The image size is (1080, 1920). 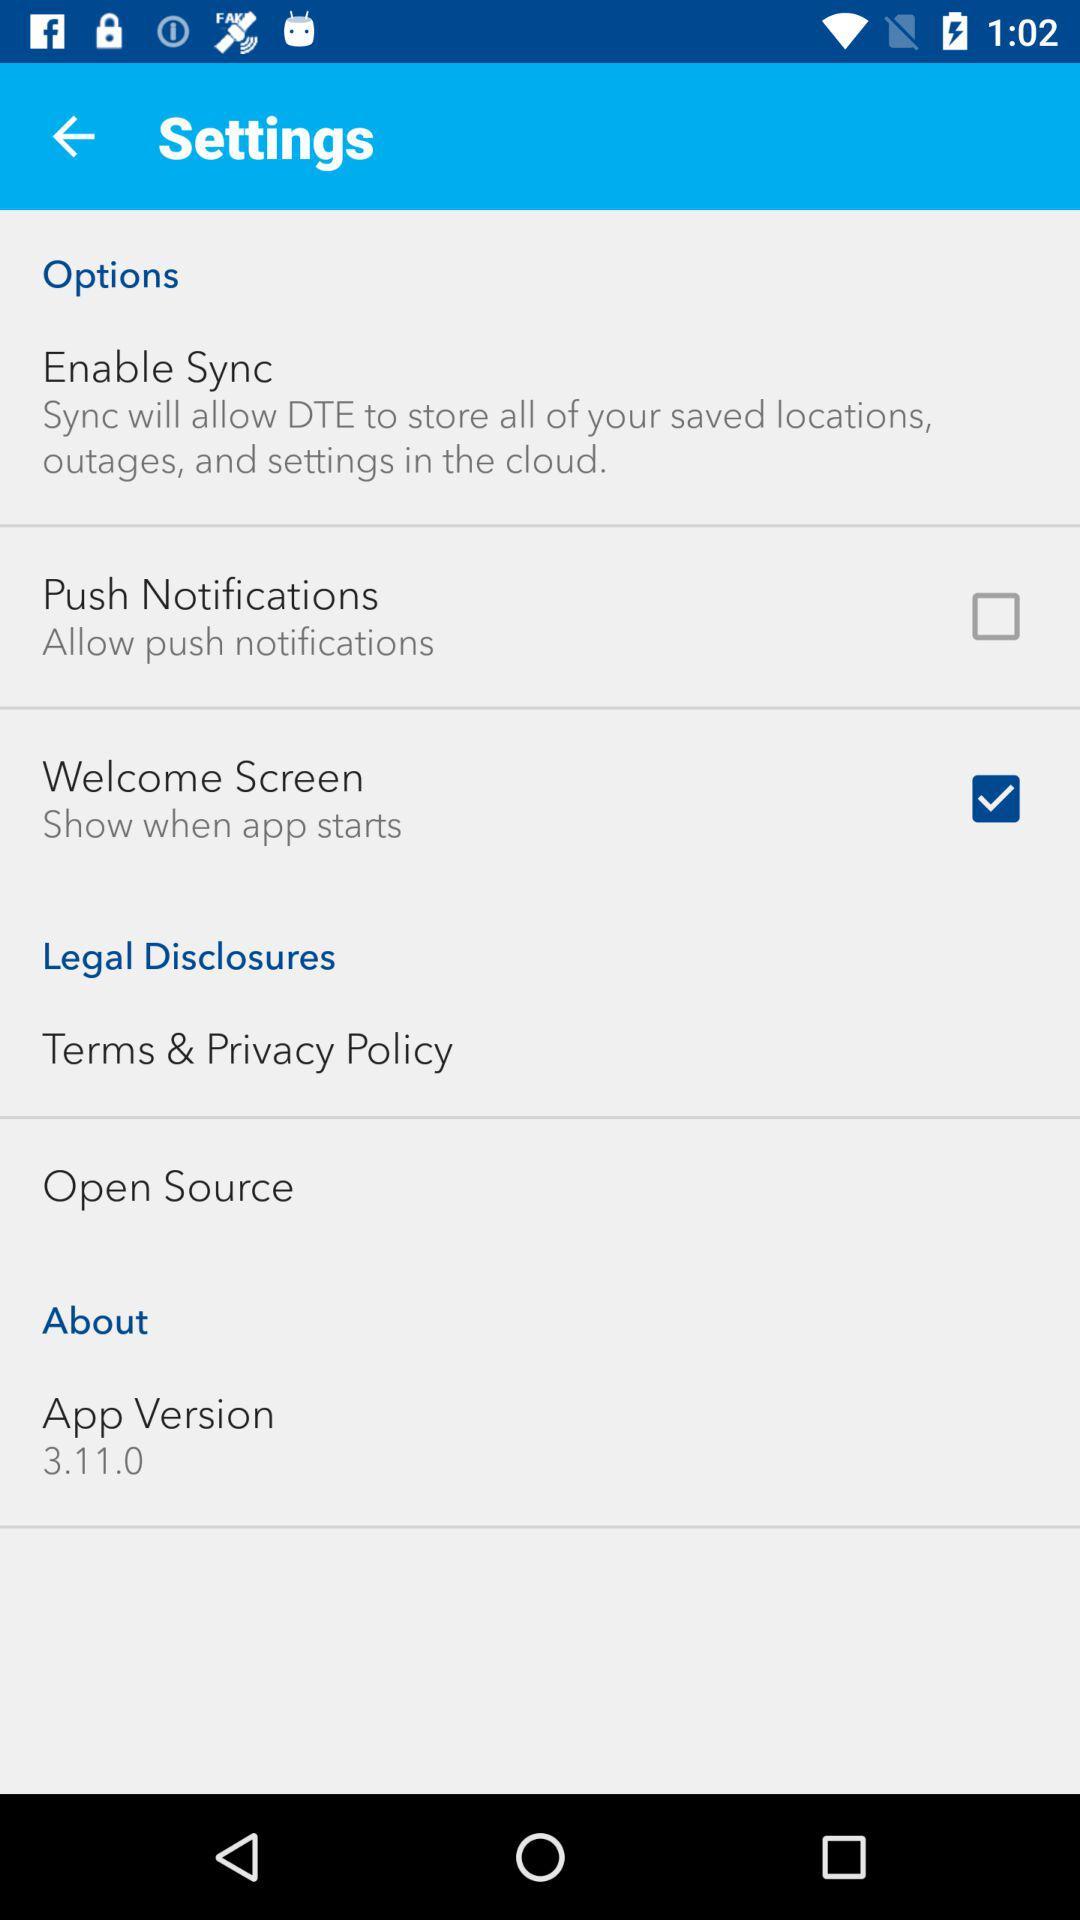 What do you see at coordinates (540, 252) in the screenshot?
I see `the options` at bounding box center [540, 252].